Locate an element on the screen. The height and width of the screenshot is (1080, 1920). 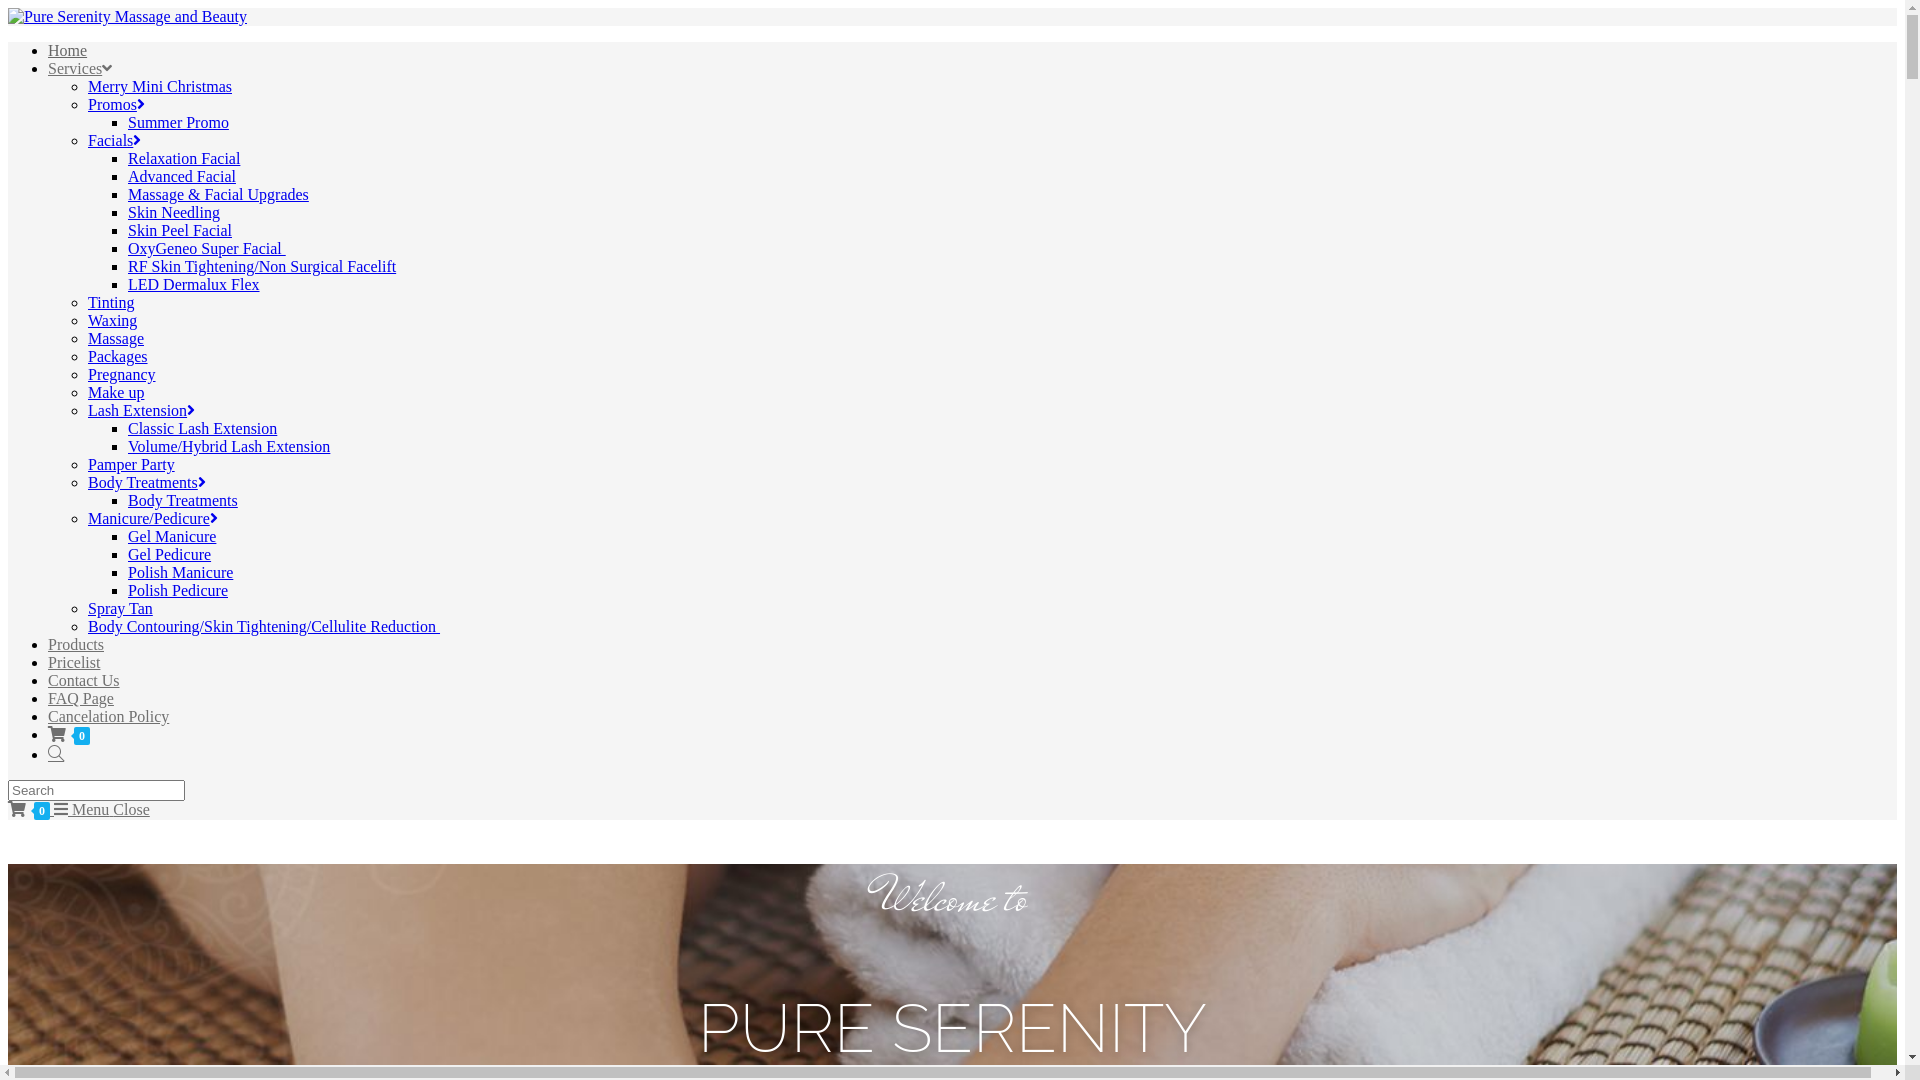
'Merry Mini Christmas' is located at coordinates (86, 85).